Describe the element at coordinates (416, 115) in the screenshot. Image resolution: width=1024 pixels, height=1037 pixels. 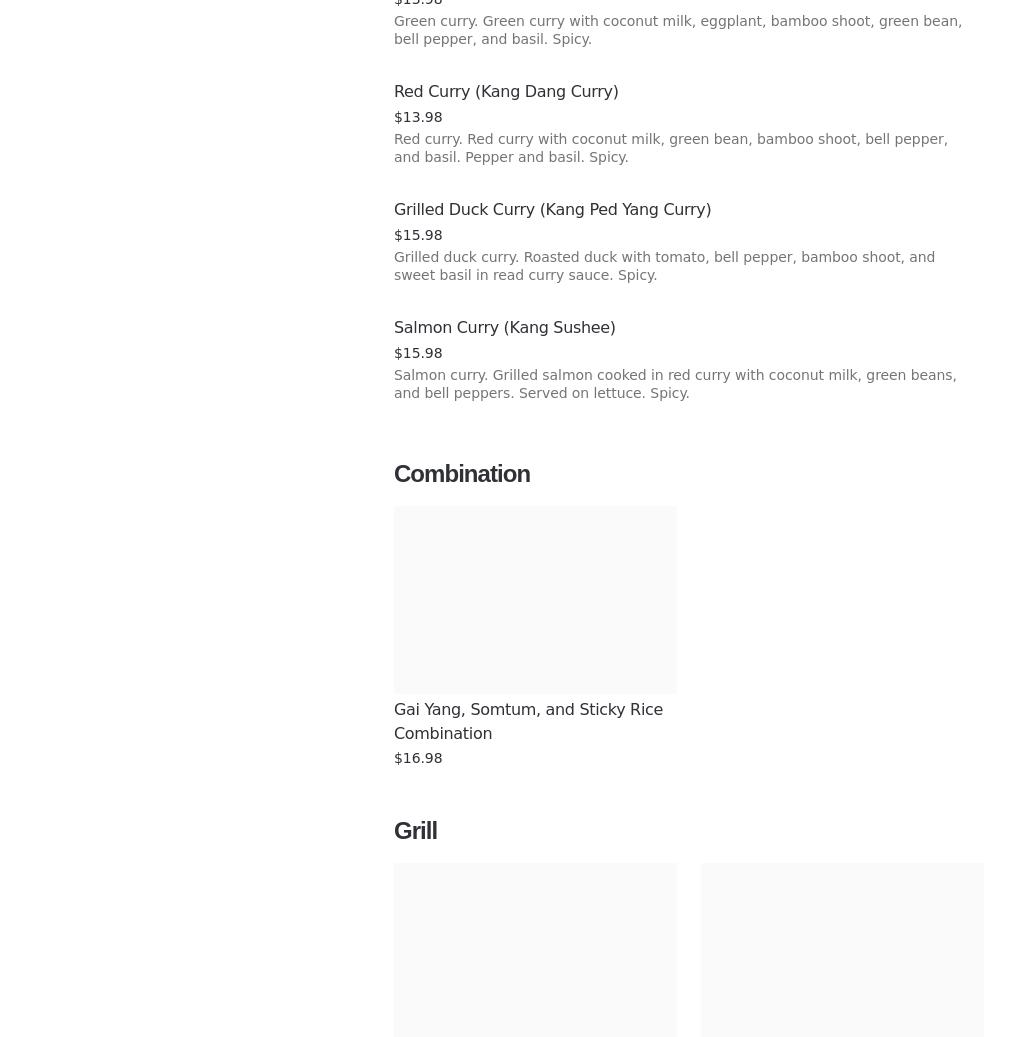
I see `'$13.98'` at that location.